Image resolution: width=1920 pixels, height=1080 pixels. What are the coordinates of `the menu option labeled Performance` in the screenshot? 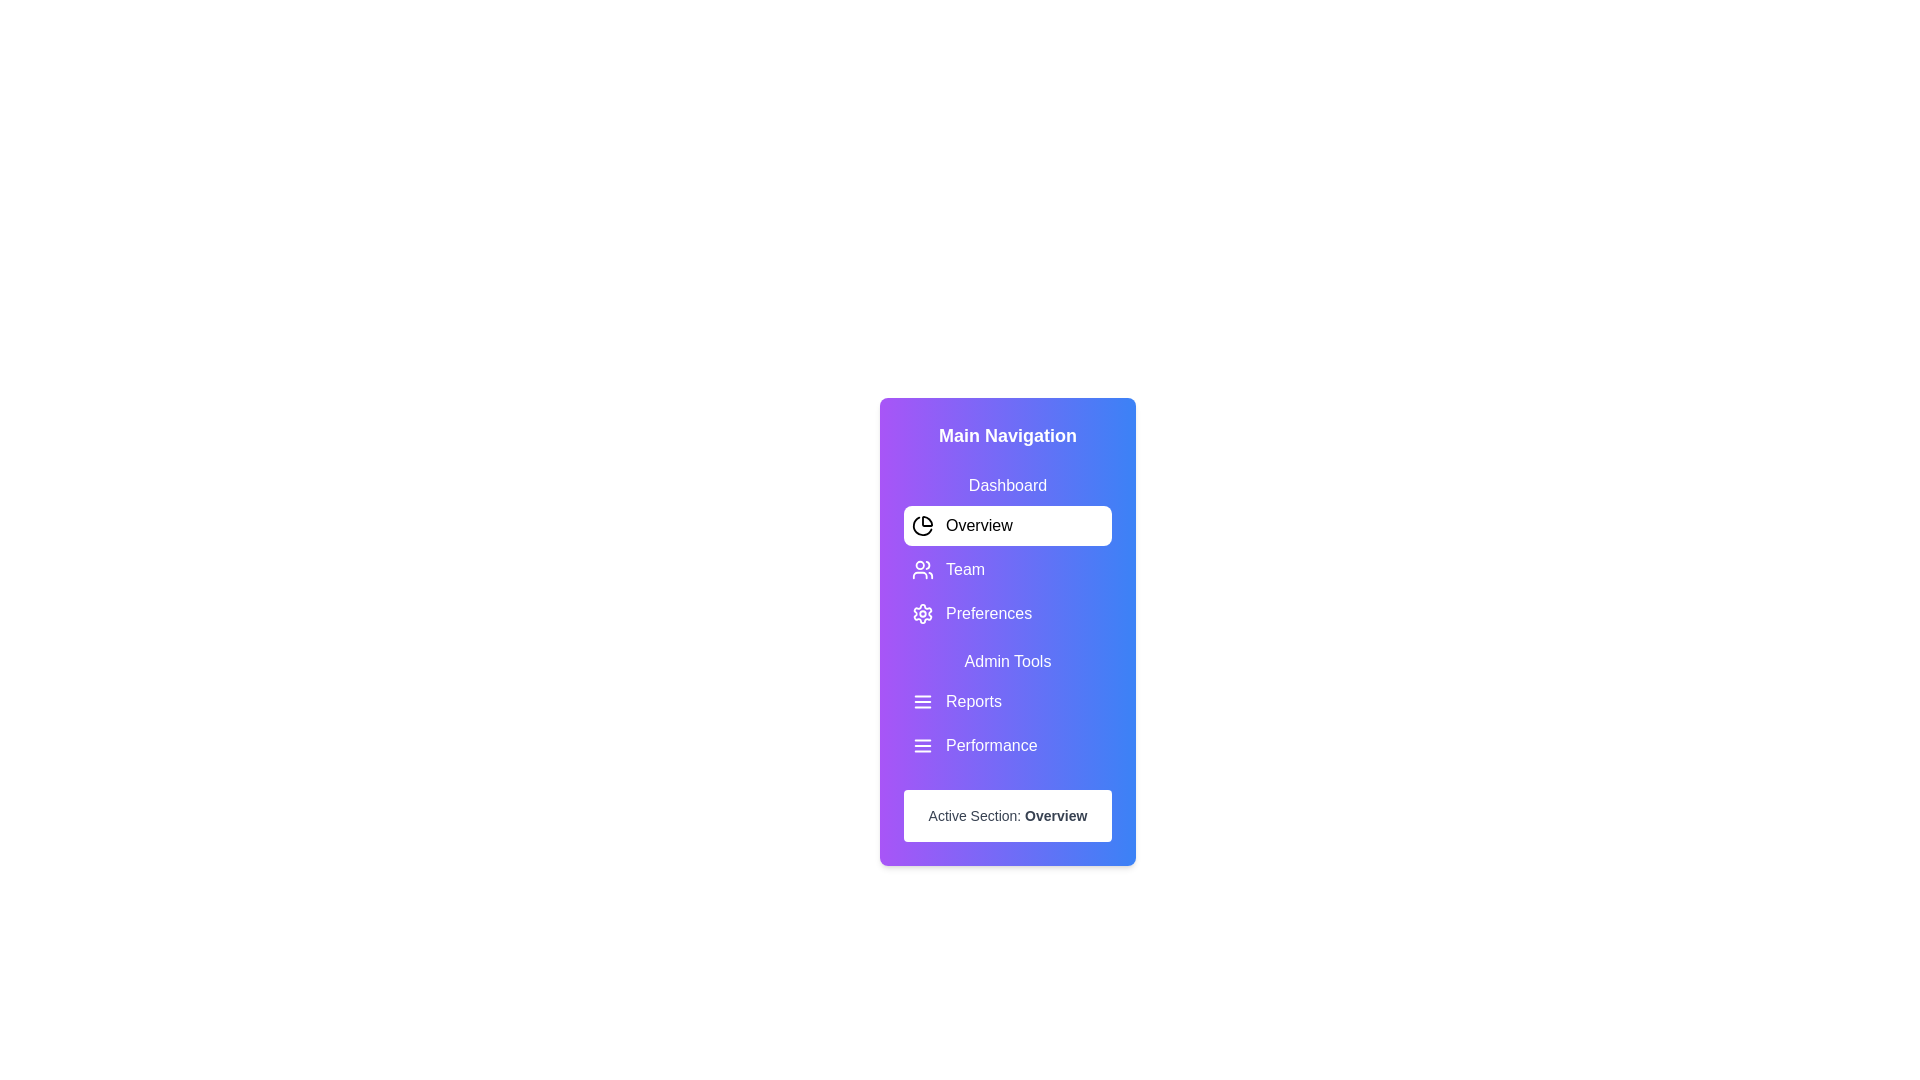 It's located at (1008, 745).